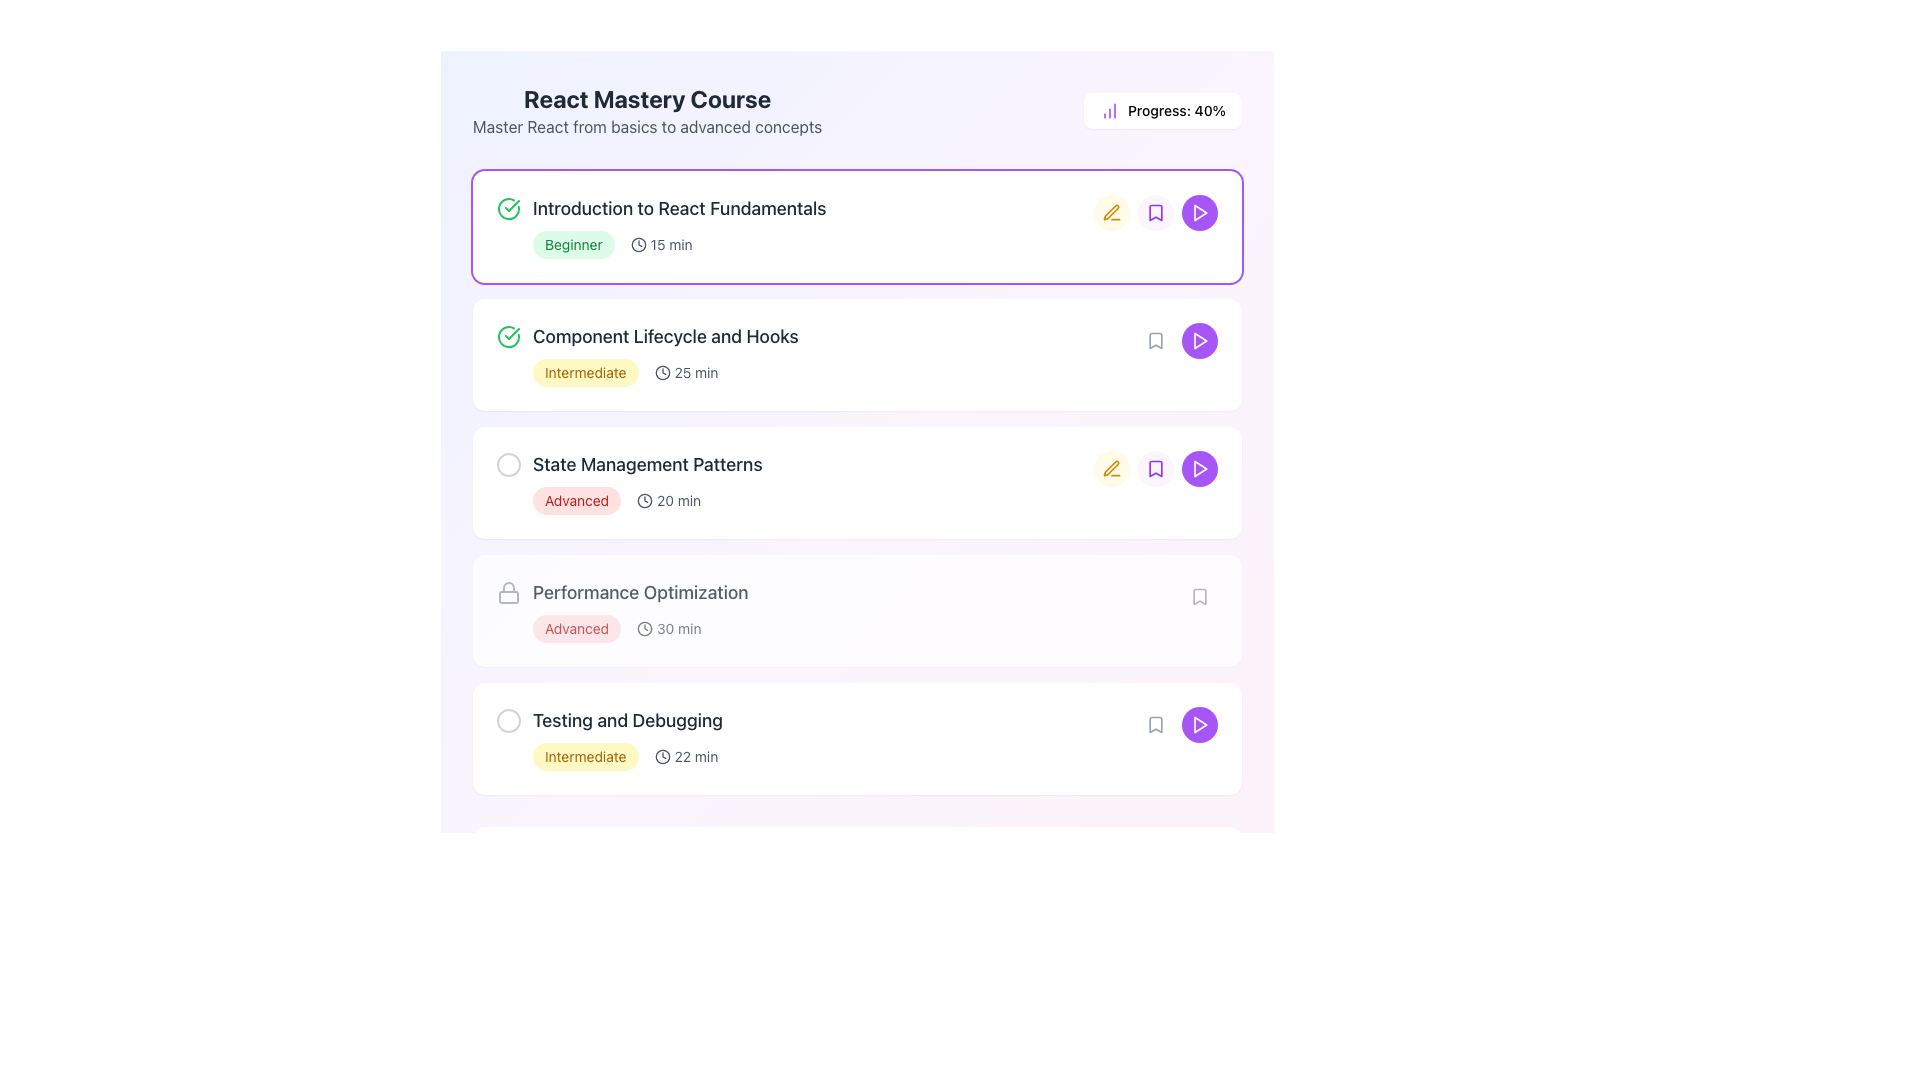 The height and width of the screenshot is (1080, 1920). I want to click on circular part of the SVG graphic representing the clock icon's outer rim, located near the top left corner of the component listing, beside the 'Component Lifecycle and Hooks' section, so click(645, 627).